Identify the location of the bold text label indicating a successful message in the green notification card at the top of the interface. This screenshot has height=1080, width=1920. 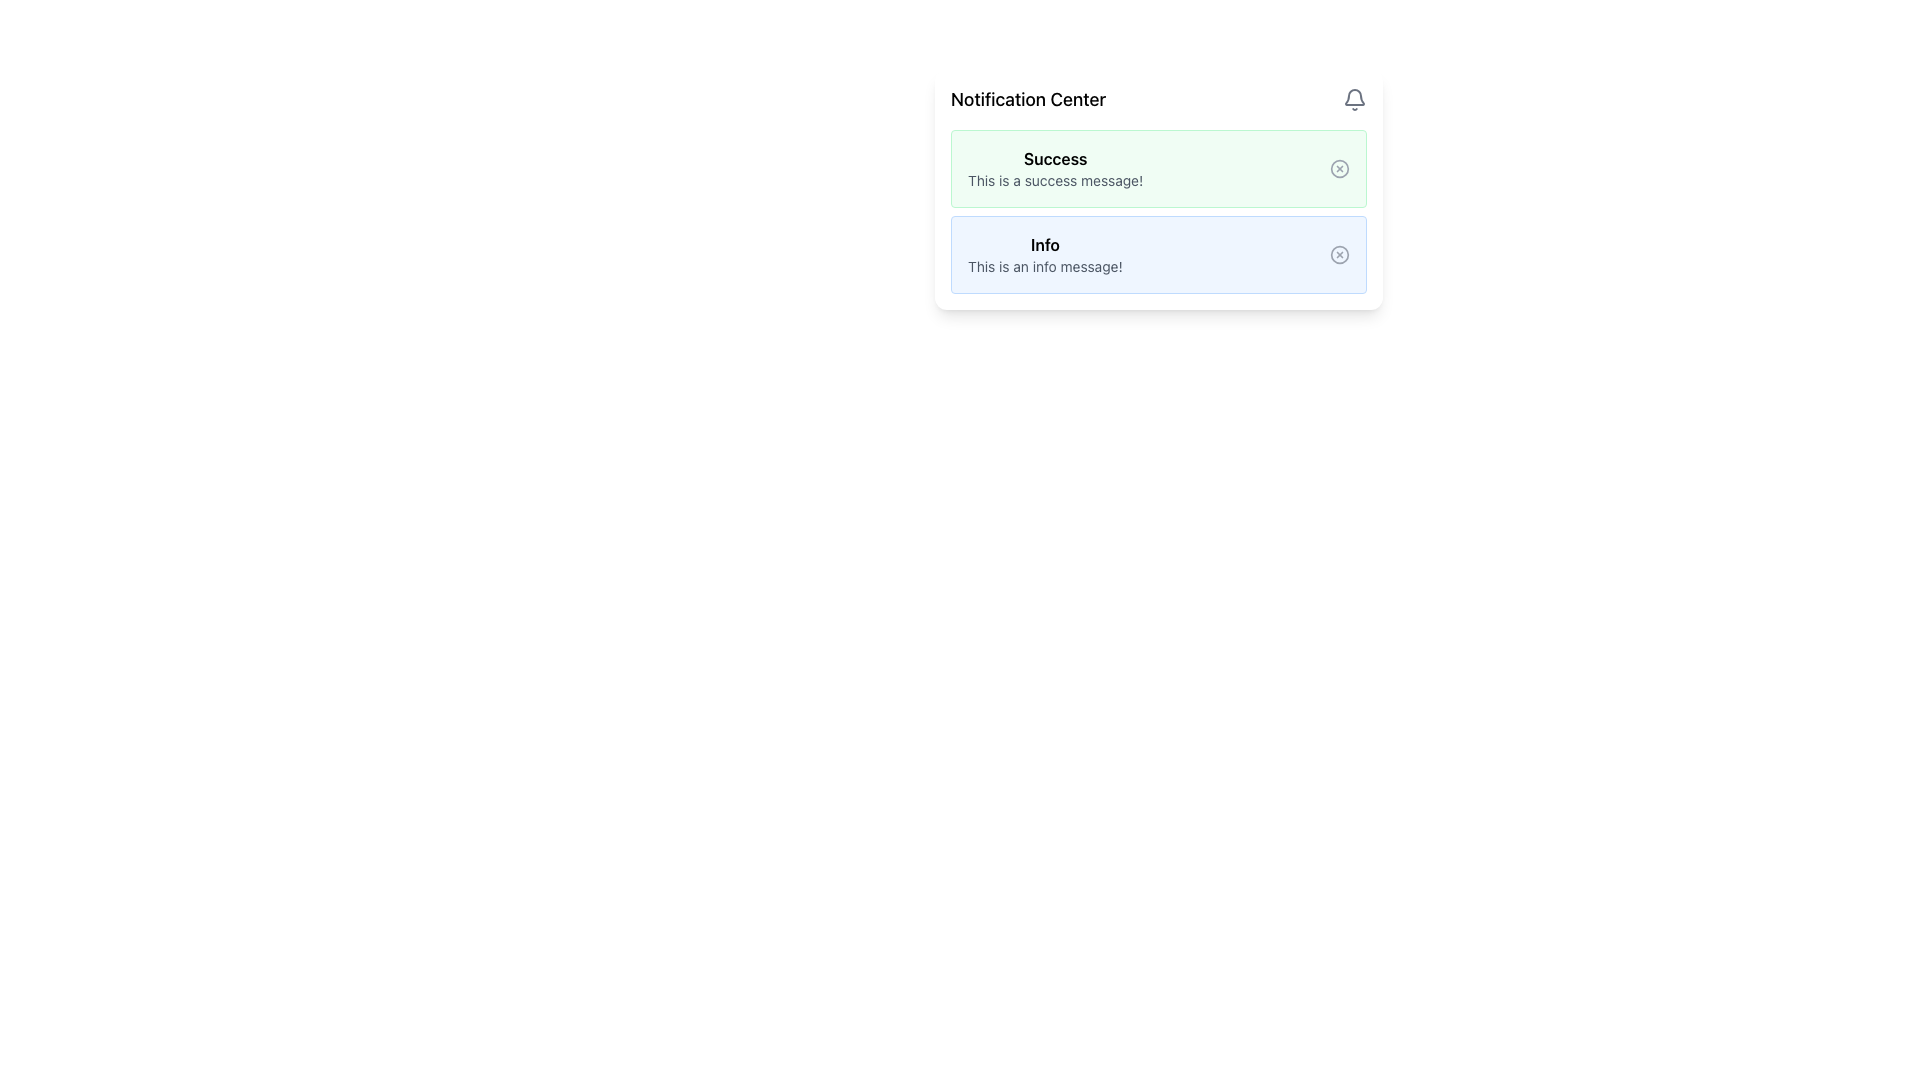
(1054, 157).